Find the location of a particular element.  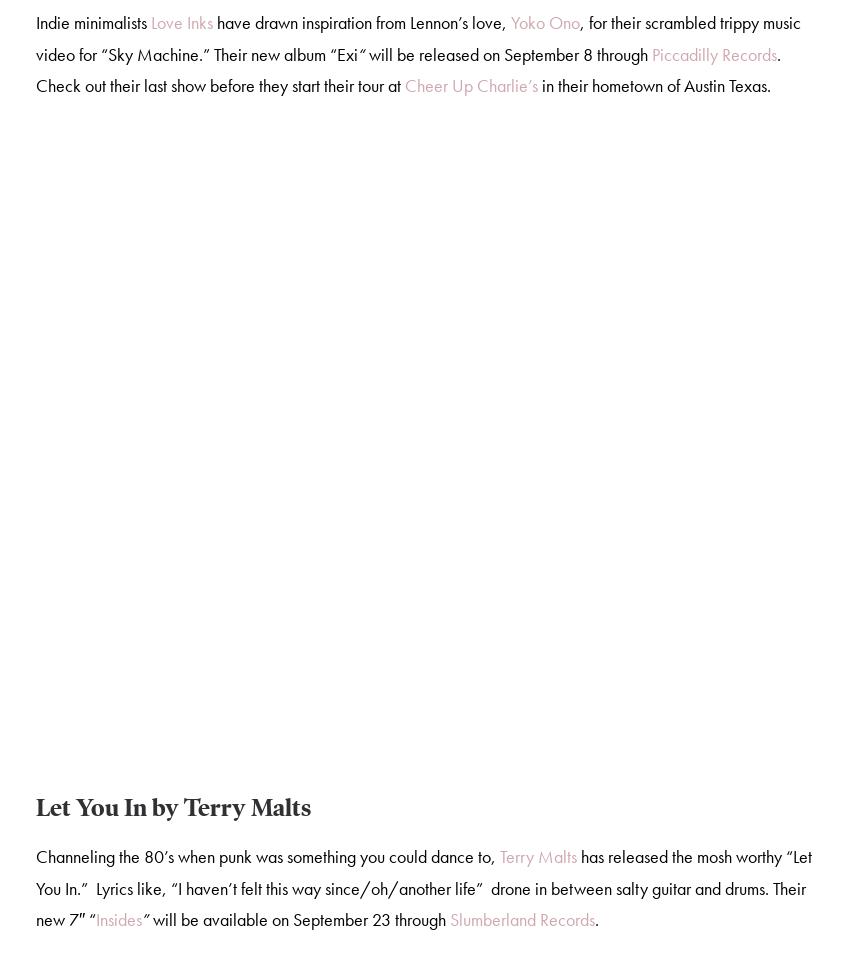

', for their scrambled trippy music video for “Sky Machine.” Their new album “Exi' is located at coordinates (36, 40).